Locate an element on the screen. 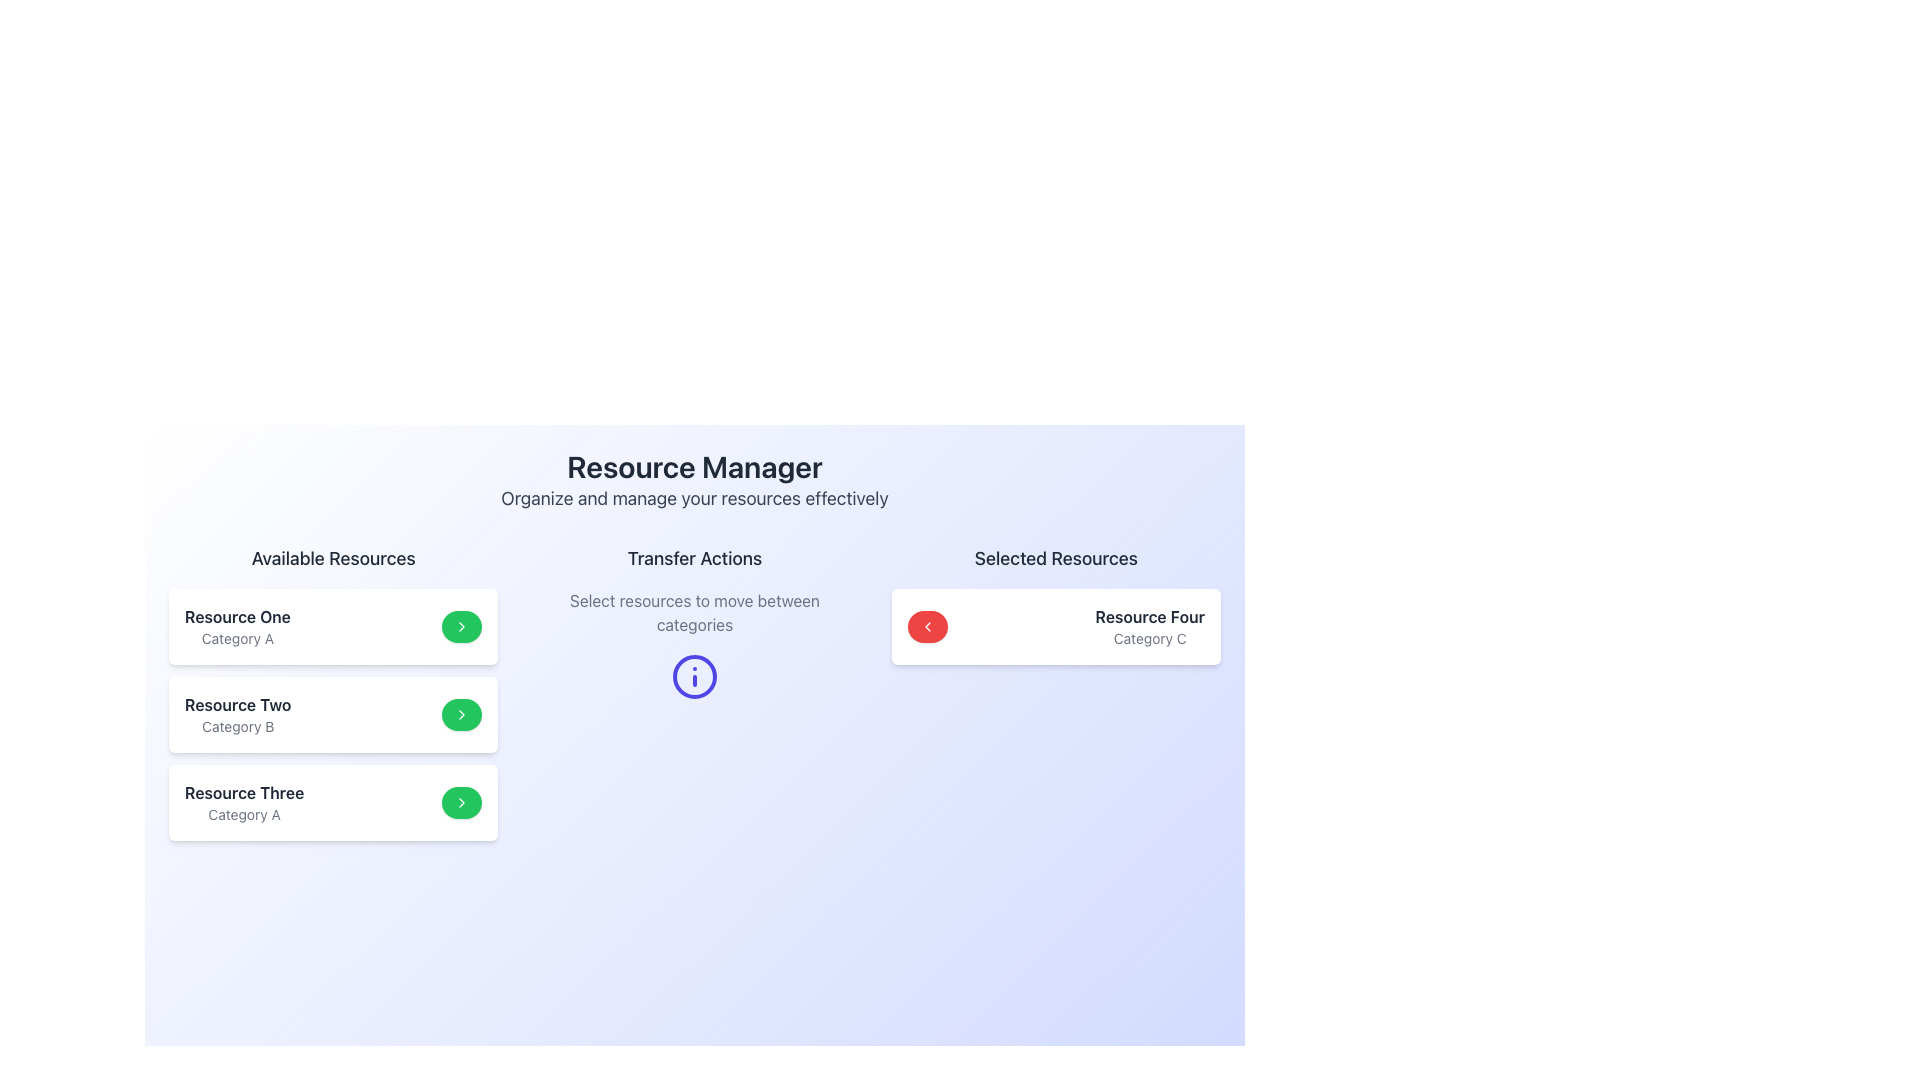  the text label displaying 'Resource Two' in bold, dark gray font, located in the 'Available Resources' section, second row between 'Resource One' and 'Resource Three' is located at coordinates (238, 704).